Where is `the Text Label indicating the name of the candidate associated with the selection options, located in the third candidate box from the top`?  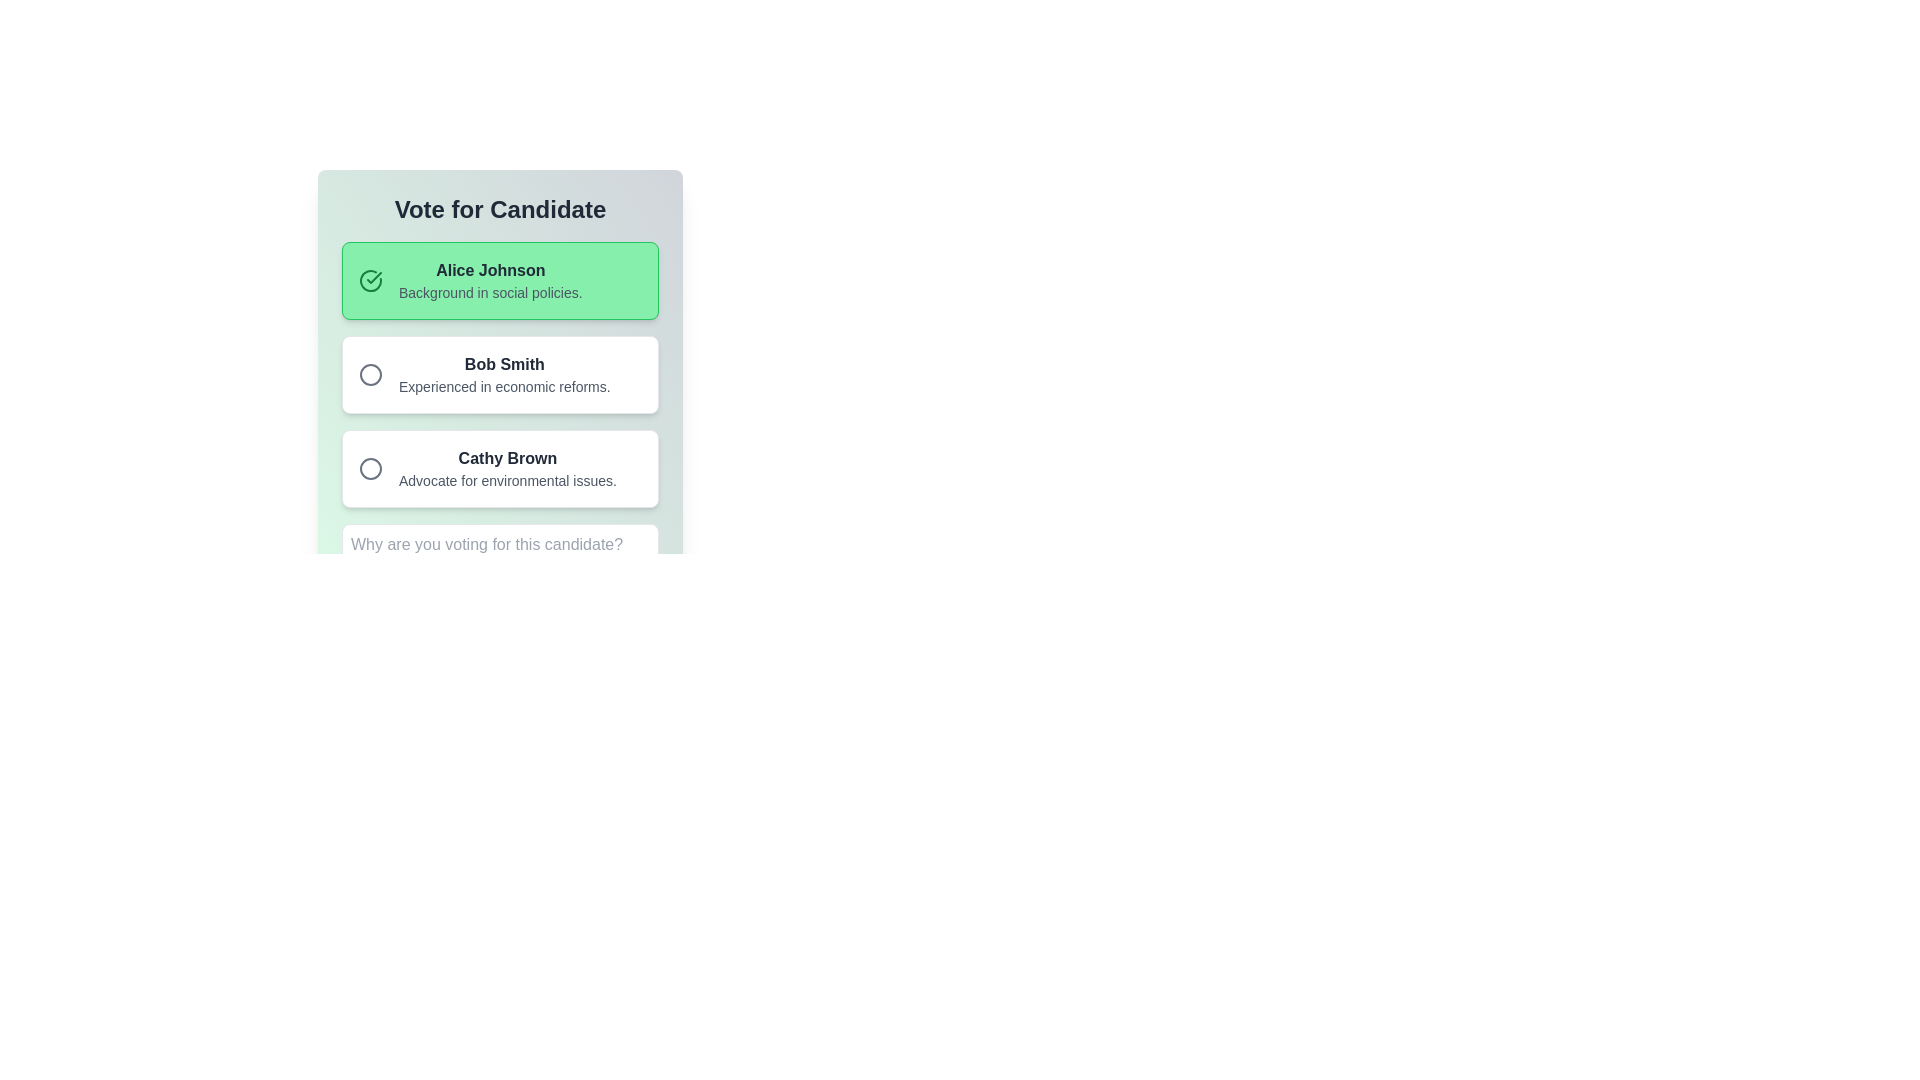
the Text Label indicating the name of the candidate associated with the selection options, located in the third candidate box from the top is located at coordinates (508, 459).